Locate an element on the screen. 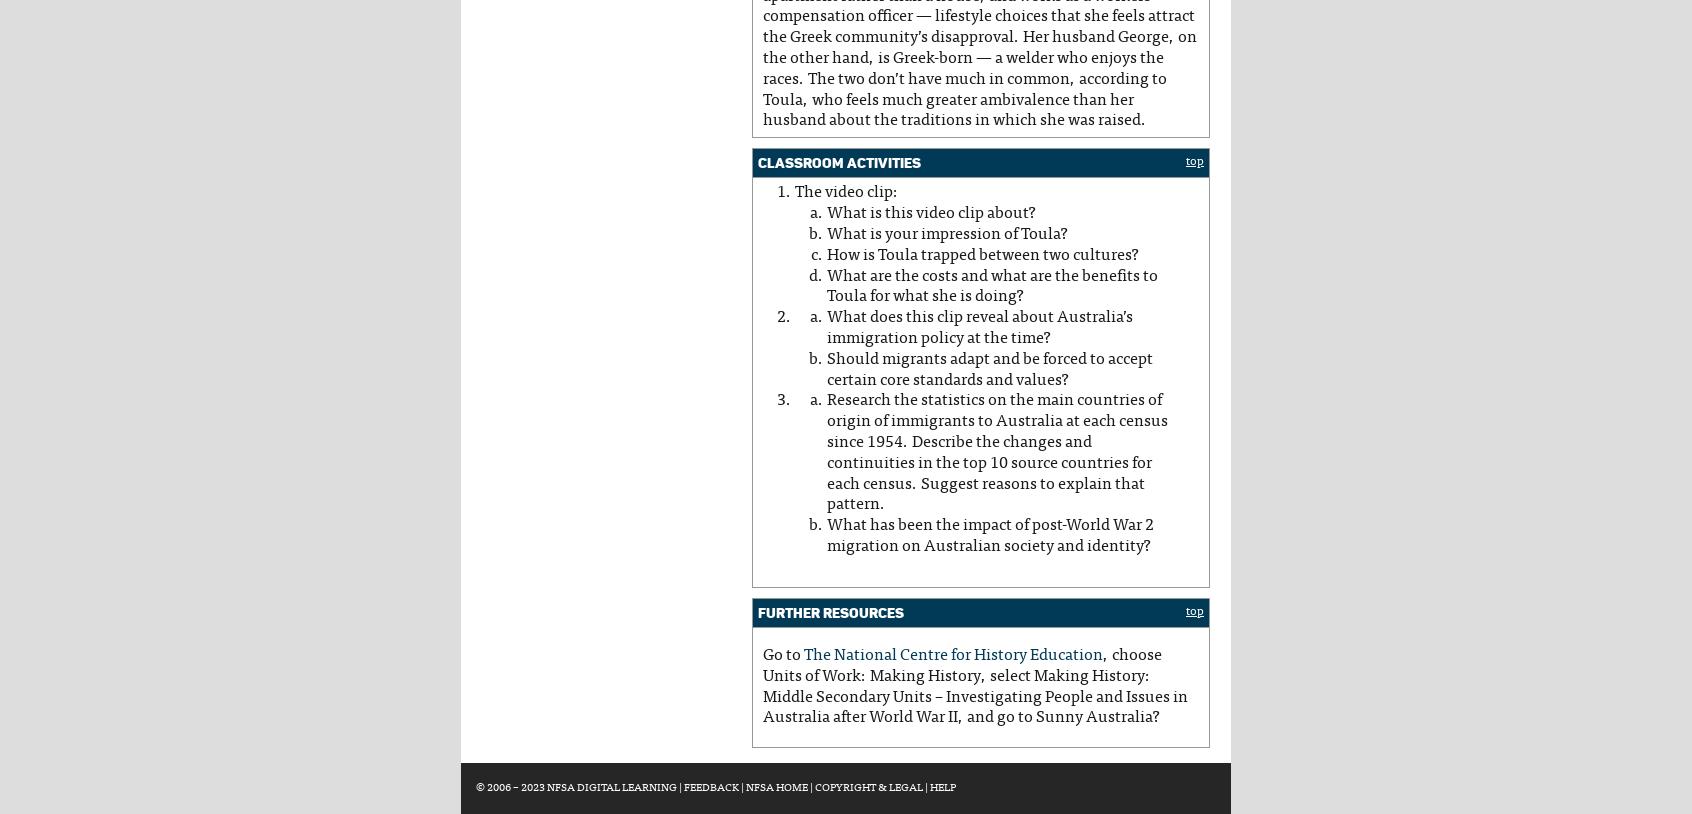 The width and height of the screenshot is (1692, 814). 'What are the costs and what are the benefits to Toula for what she is doing?' is located at coordinates (827, 286).